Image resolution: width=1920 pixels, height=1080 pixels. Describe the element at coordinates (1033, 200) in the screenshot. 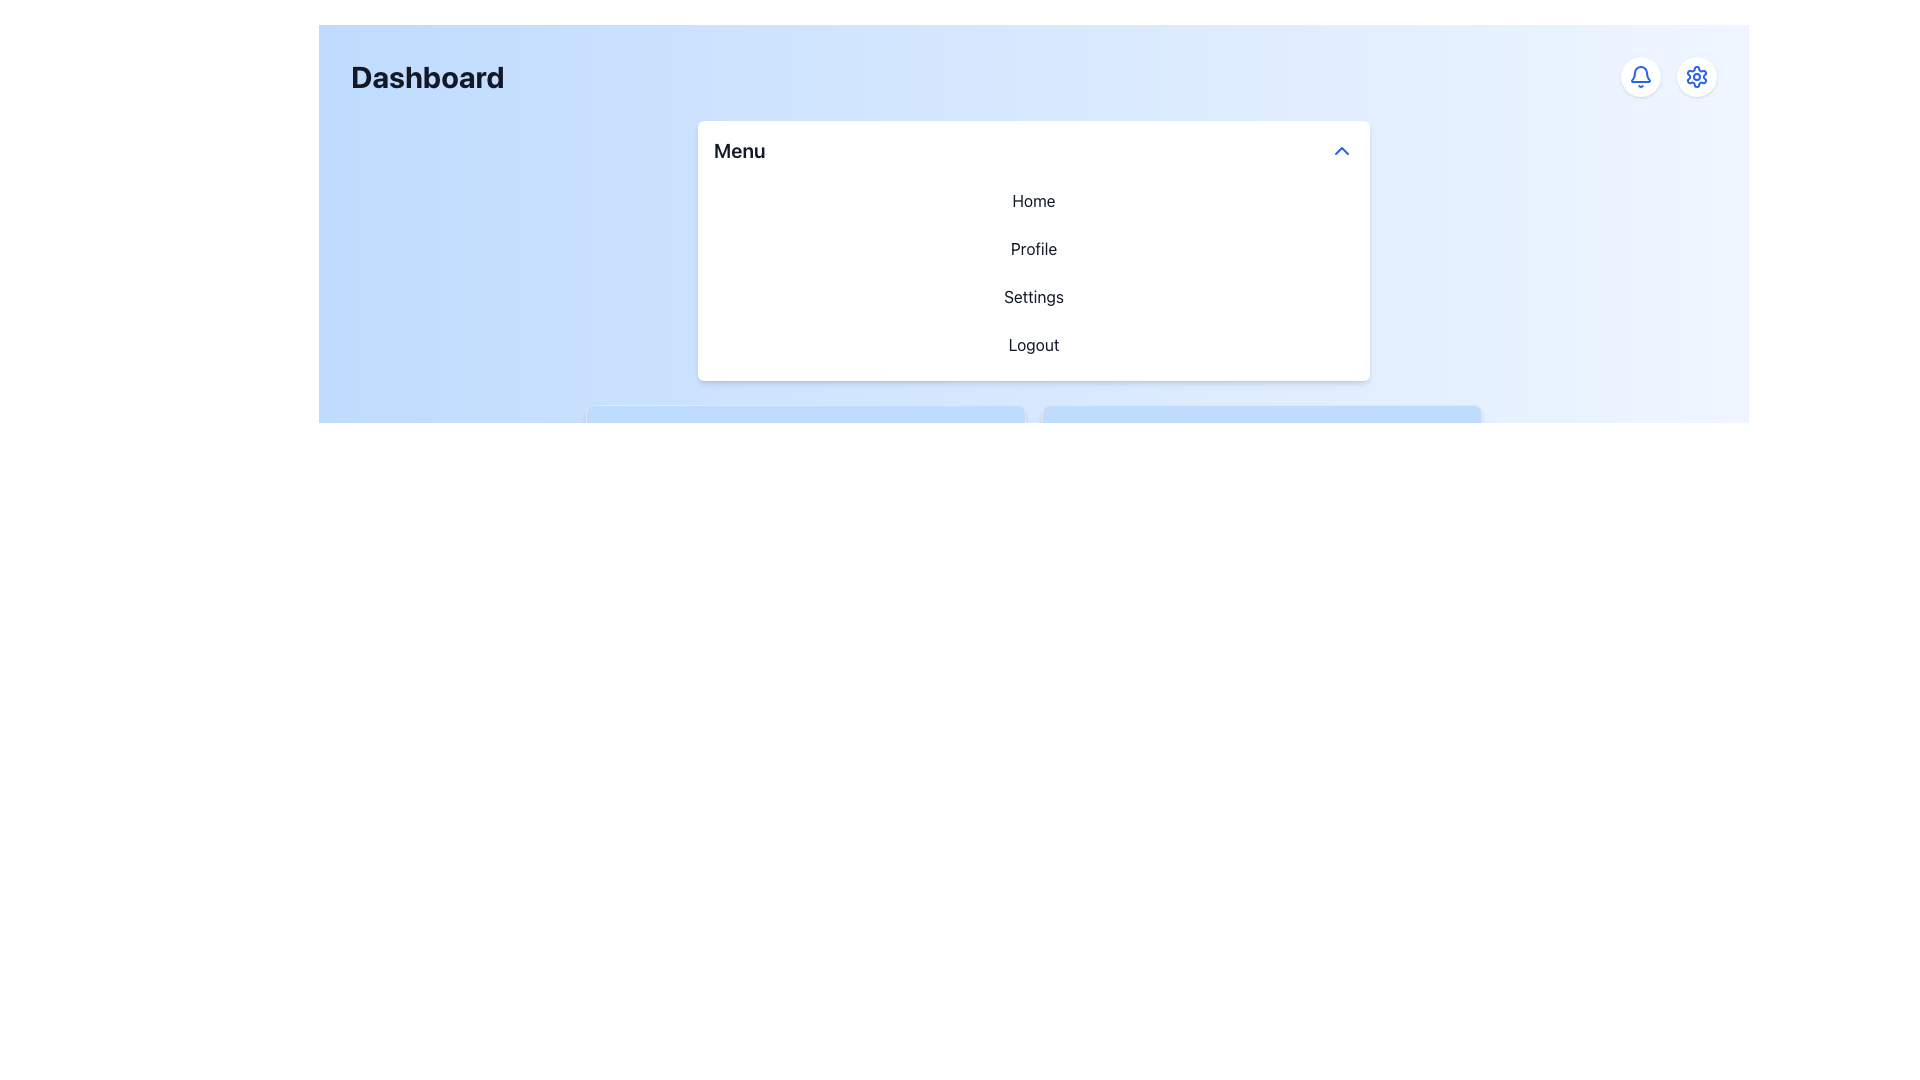

I see `the 'Home' menu item located at the top of the vertical menu list under the 'Menu' heading` at that location.